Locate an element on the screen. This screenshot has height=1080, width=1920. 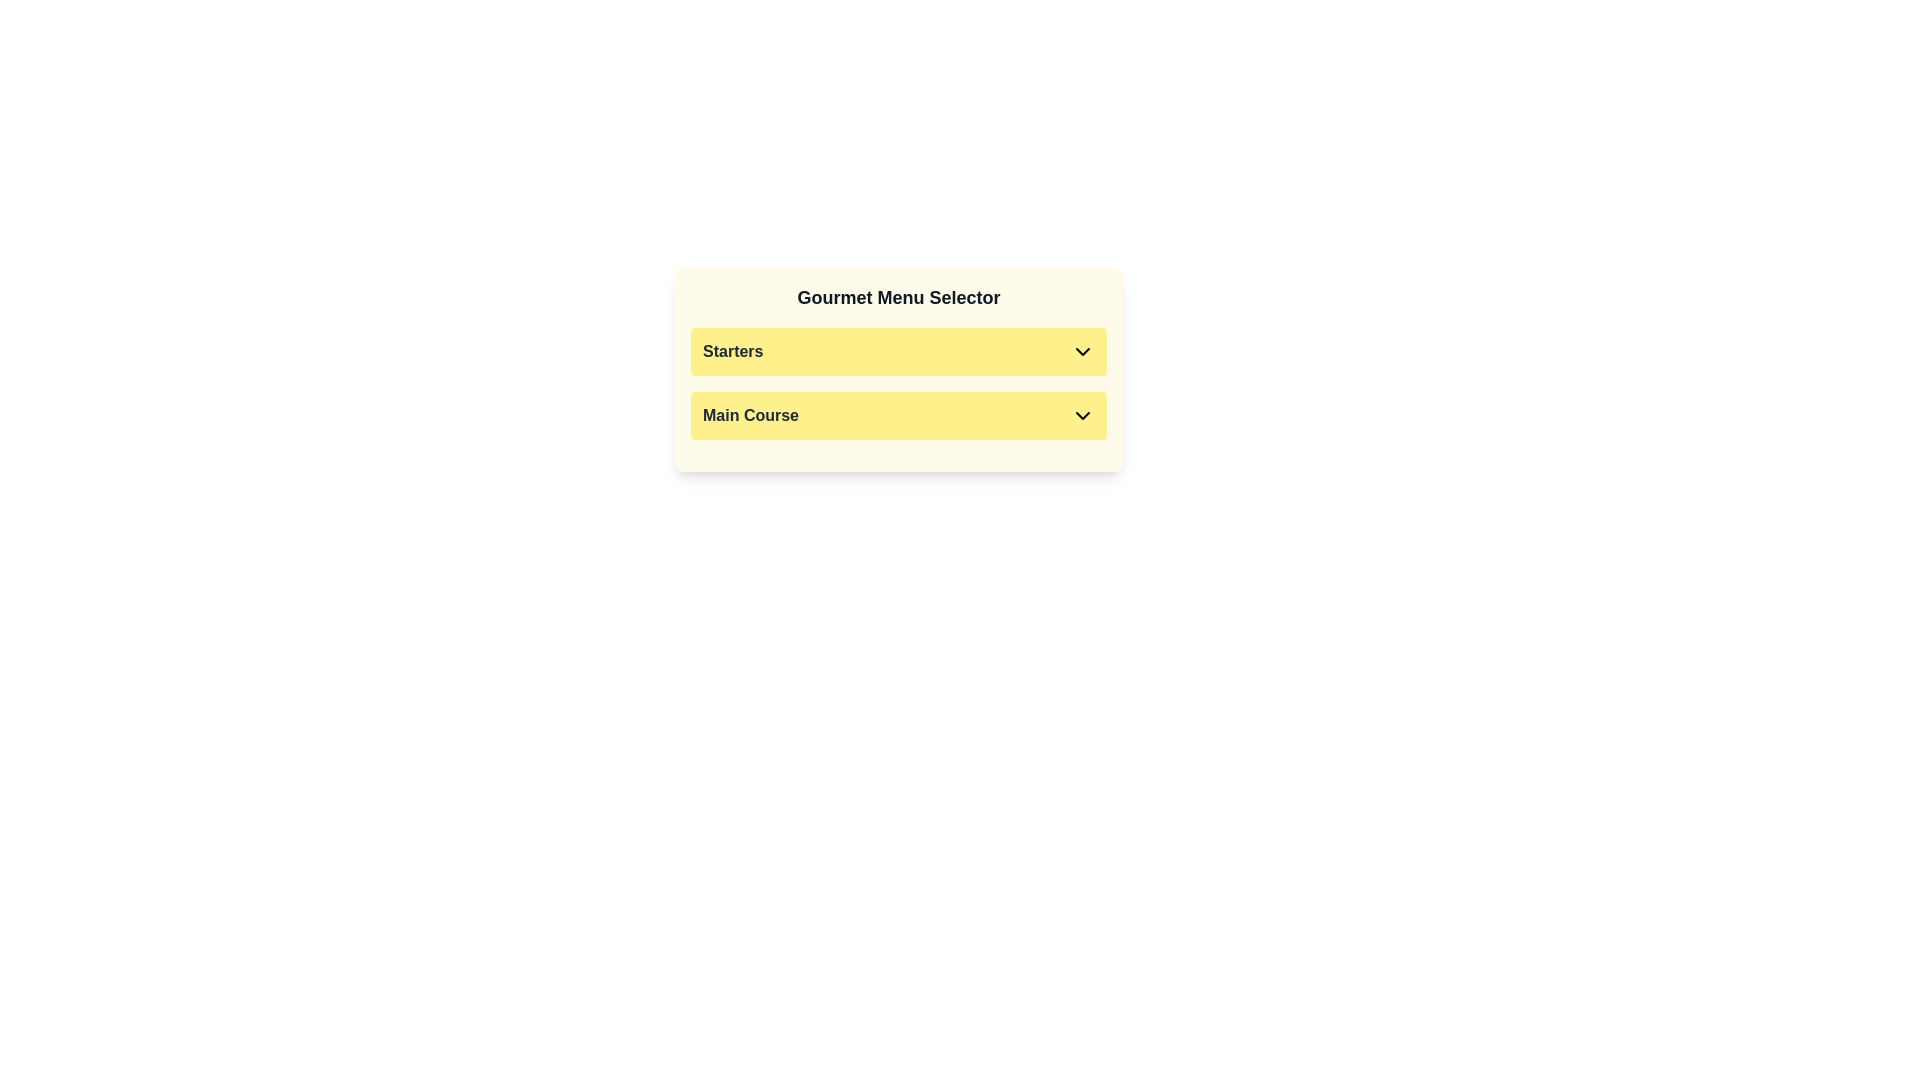
the label indicating the category name 'Starters' within the menu or dropdown interface is located at coordinates (732, 350).